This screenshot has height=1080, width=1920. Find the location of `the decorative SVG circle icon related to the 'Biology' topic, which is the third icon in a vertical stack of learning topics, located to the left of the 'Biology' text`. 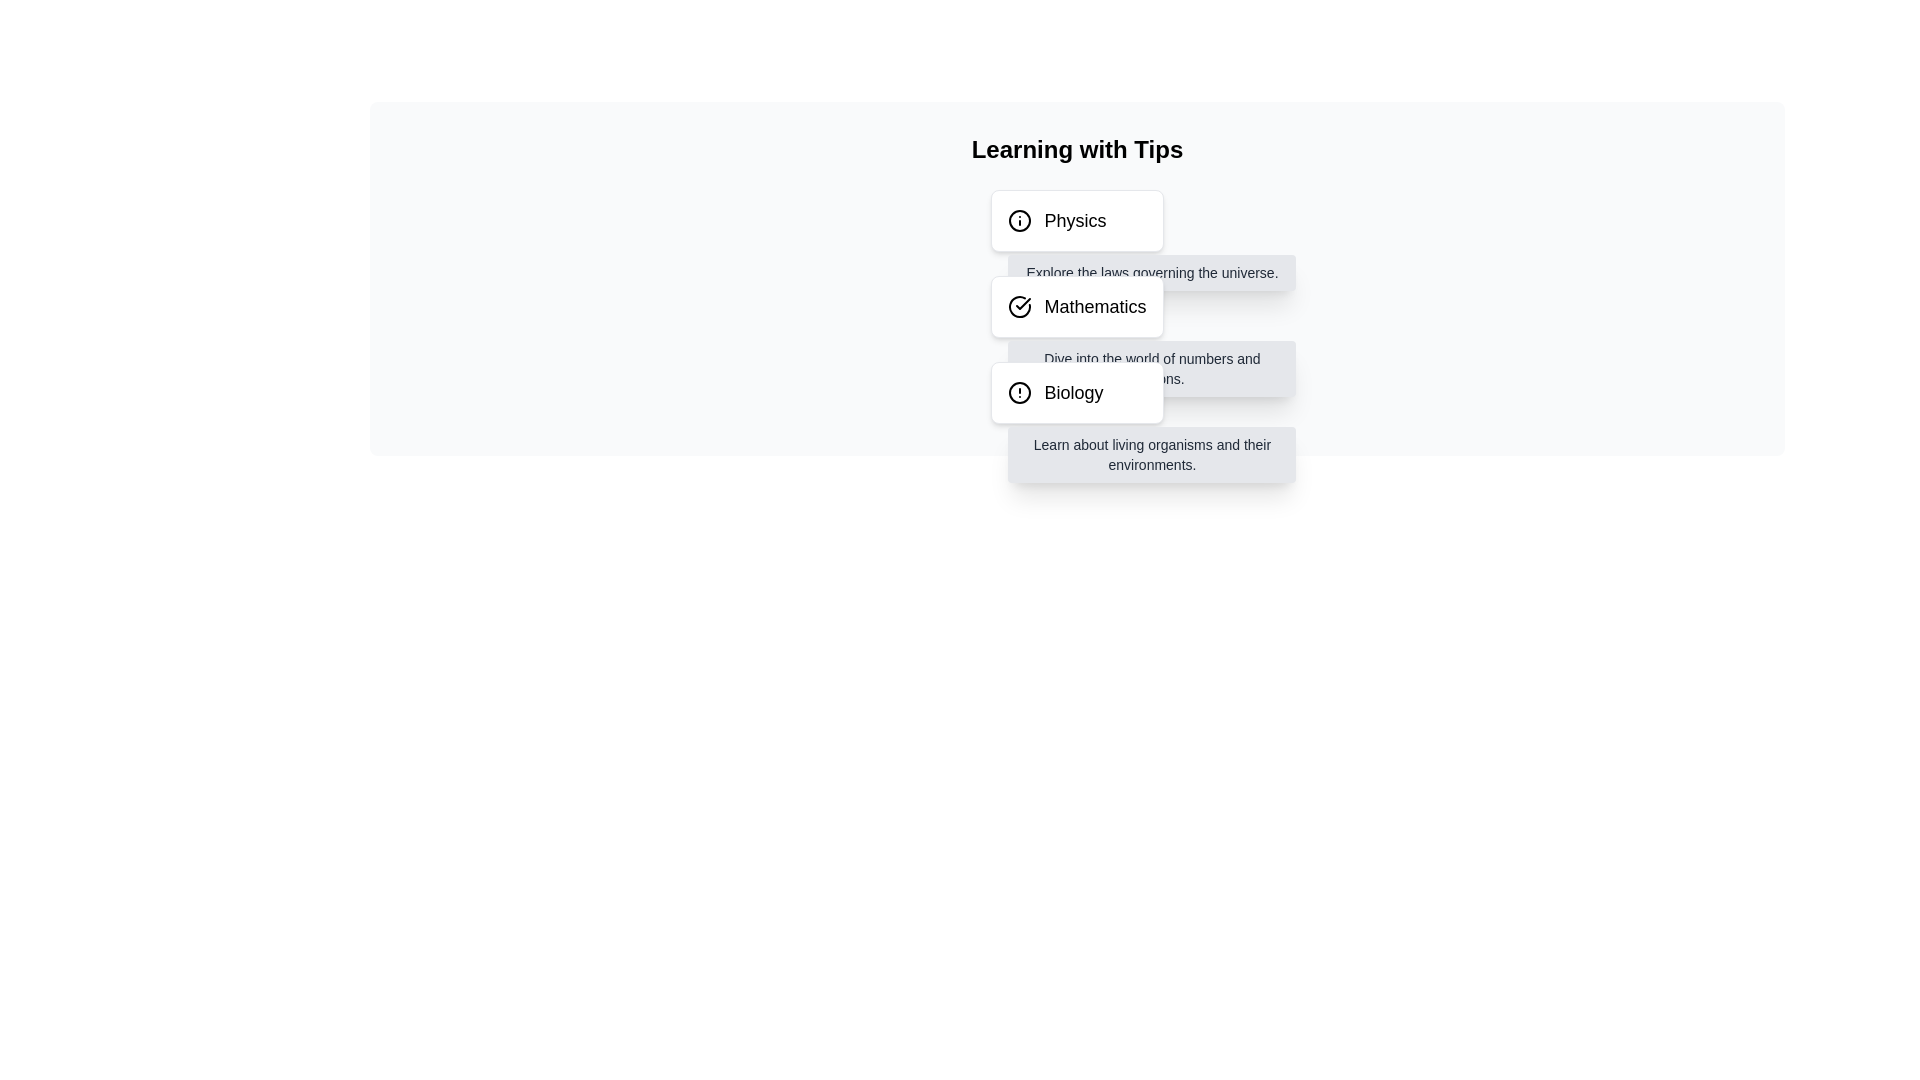

the decorative SVG circle icon related to the 'Biology' topic, which is the third icon in a vertical stack of learning topics, located to the left of the 'Biology' text is located at coordinates (1020, 393).